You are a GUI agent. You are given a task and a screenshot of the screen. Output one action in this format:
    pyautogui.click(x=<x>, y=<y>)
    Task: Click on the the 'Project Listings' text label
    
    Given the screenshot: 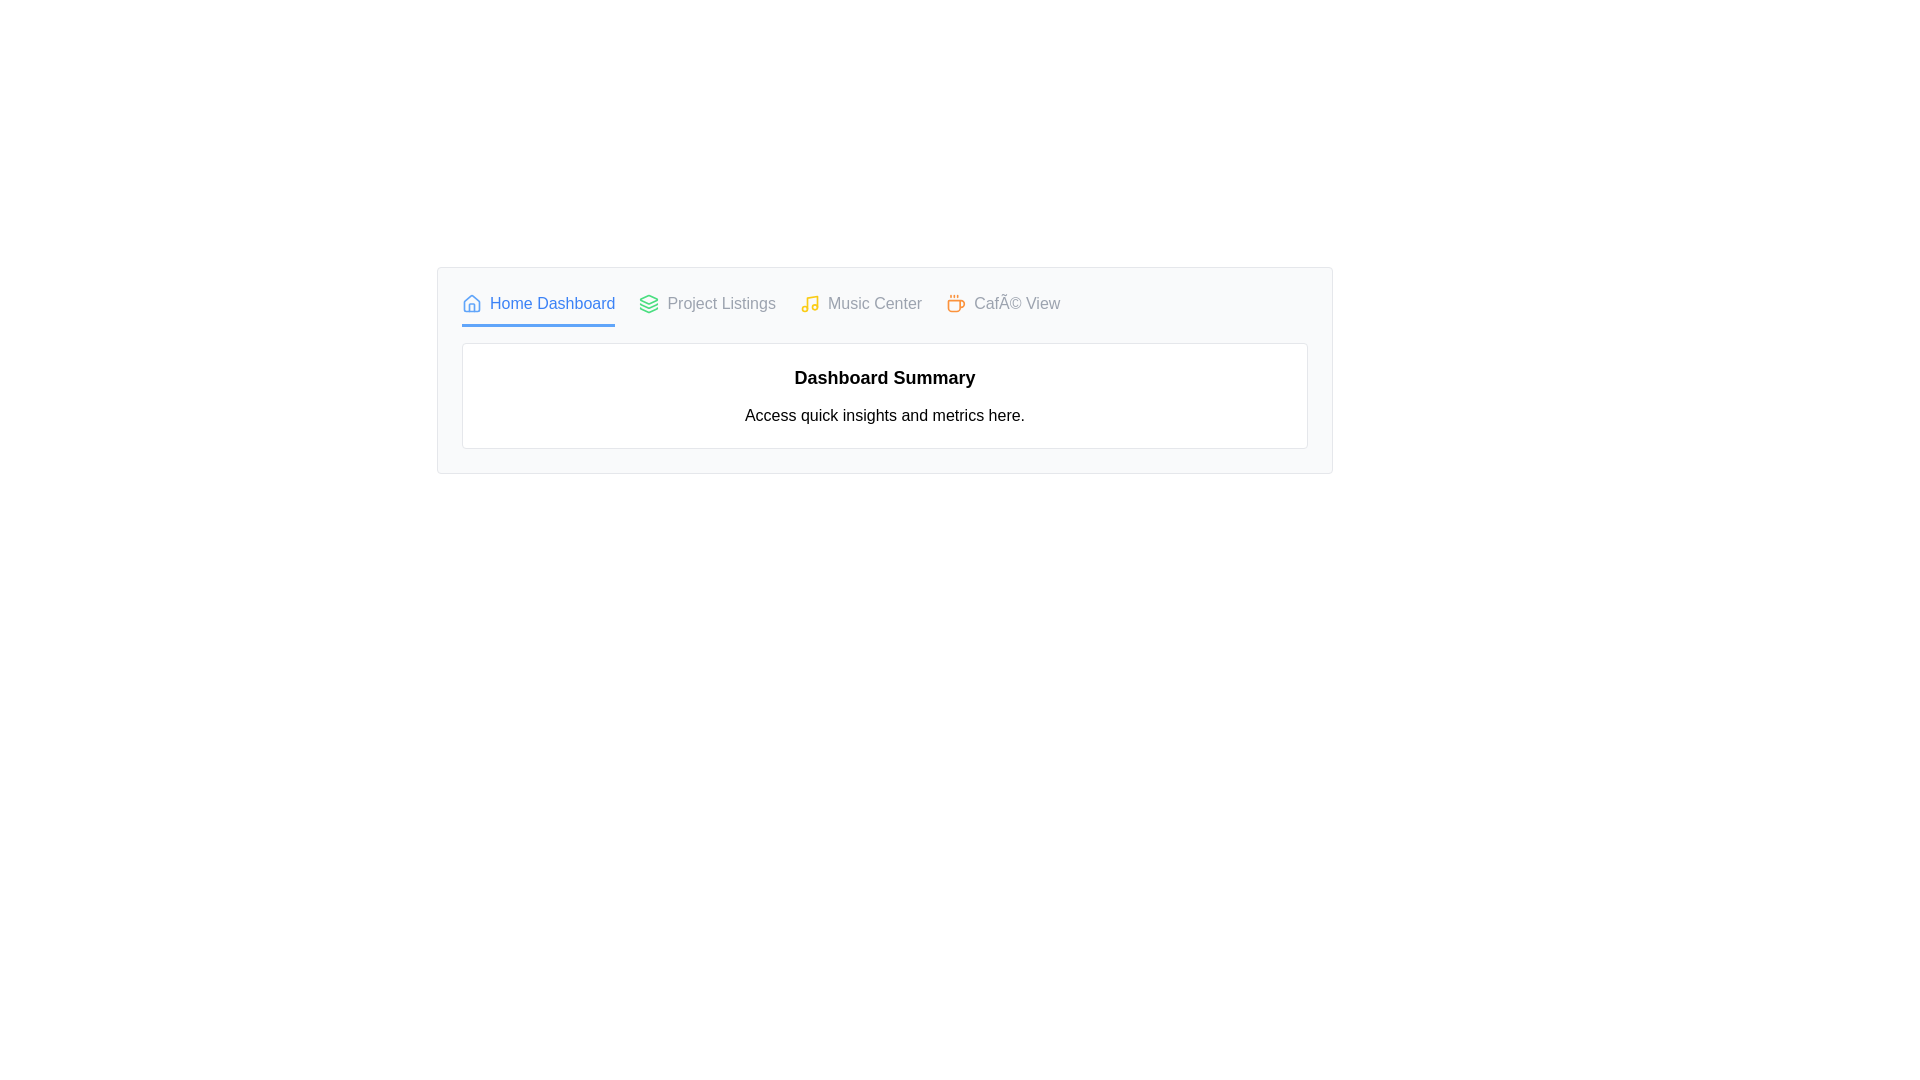 What is the action you would take?
    pyautogui.click(x=720, y=304)
    